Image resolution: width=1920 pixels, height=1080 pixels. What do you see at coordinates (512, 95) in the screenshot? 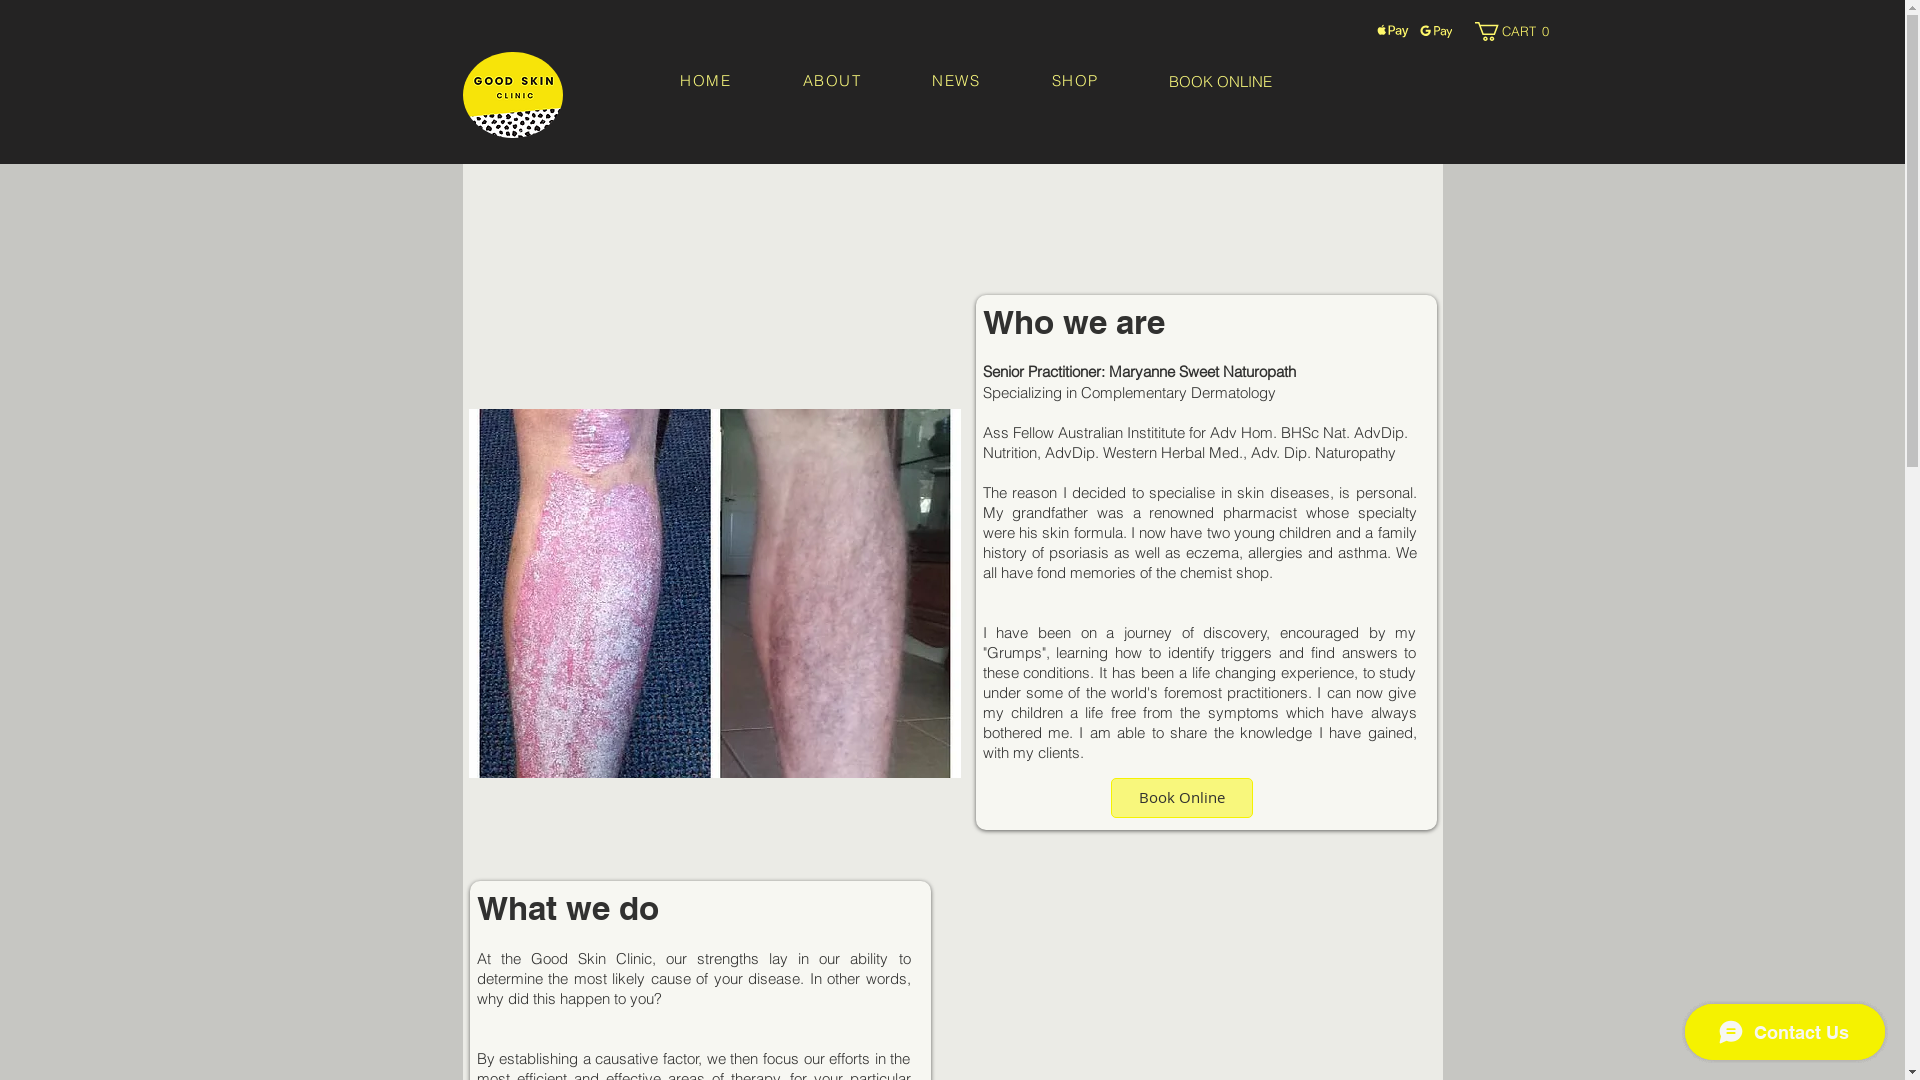
I see `'logo image.PNG'` at bounding box center [512, 95].